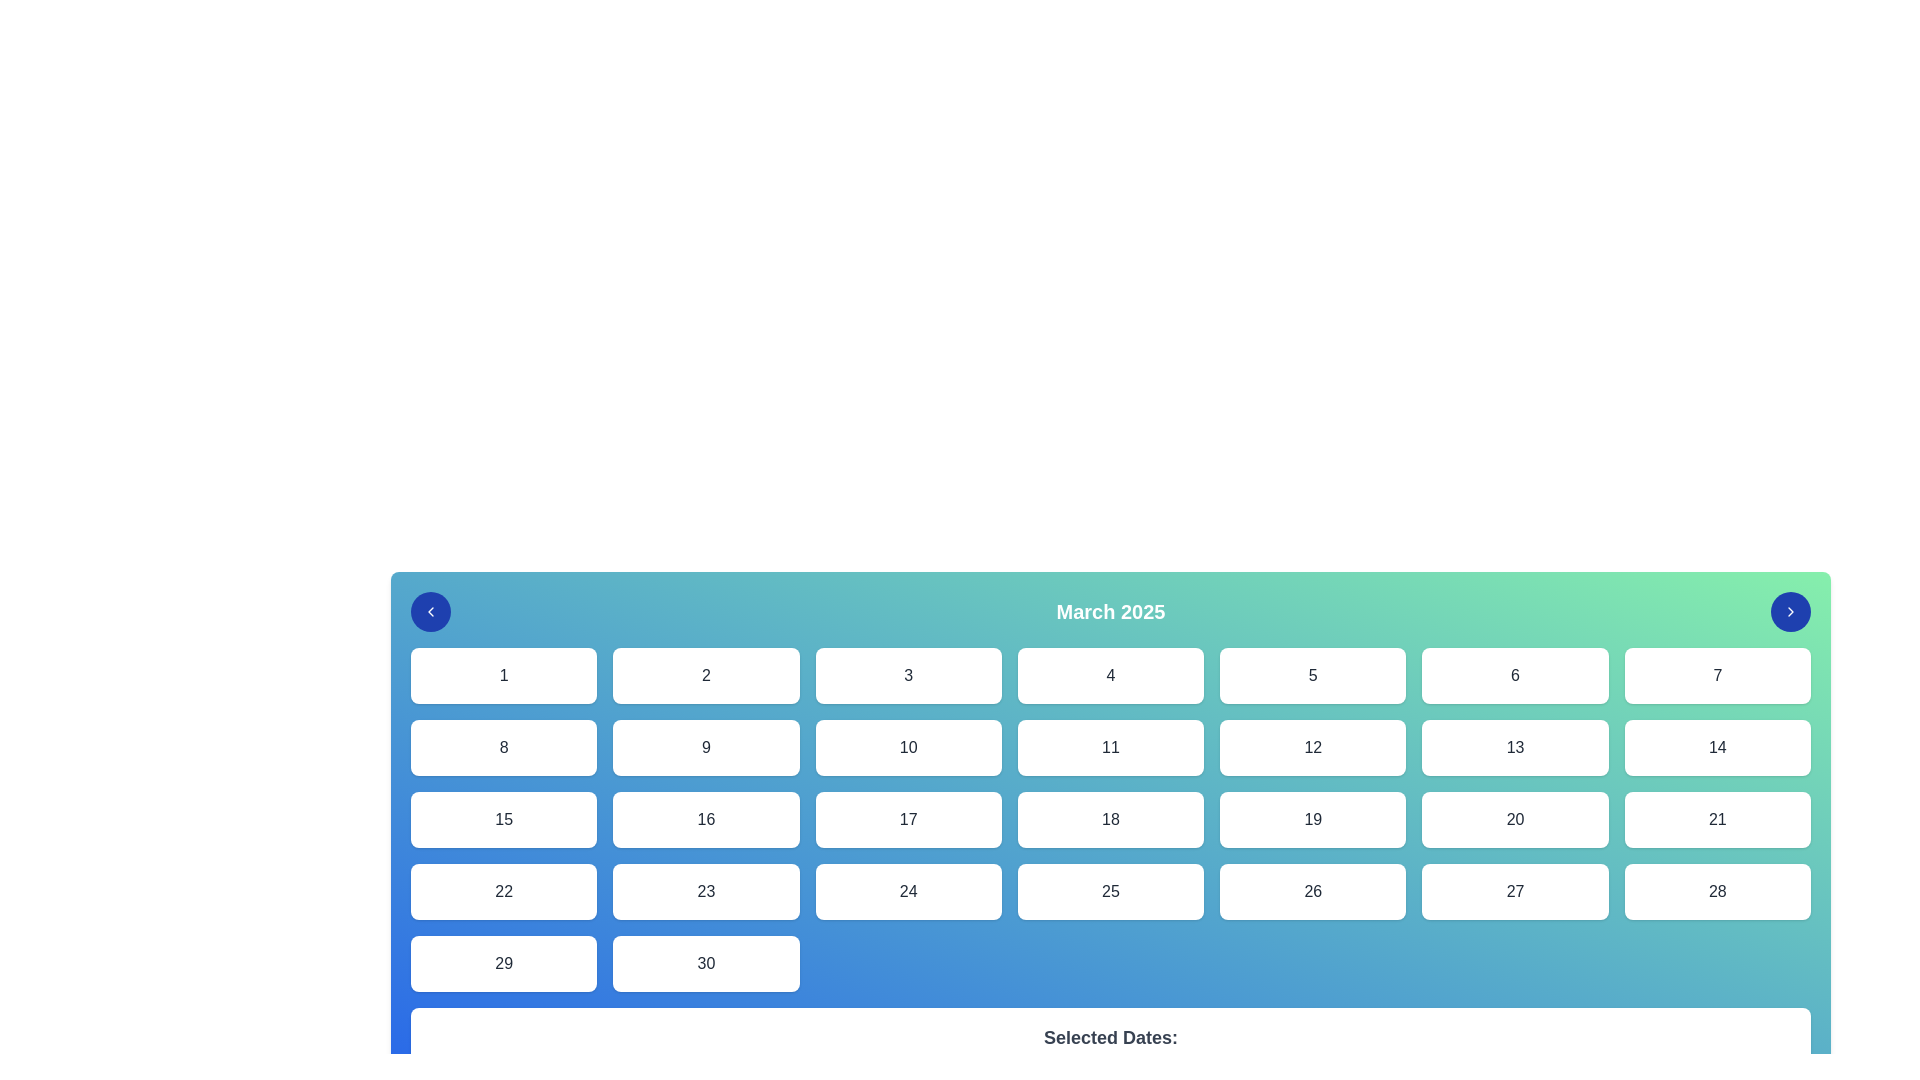  I want to click on the selectable date button for March 2025, which is located in the third row and third column of the calendar grid, positioned between the buttons for '16' and '18', so click(907, 820).